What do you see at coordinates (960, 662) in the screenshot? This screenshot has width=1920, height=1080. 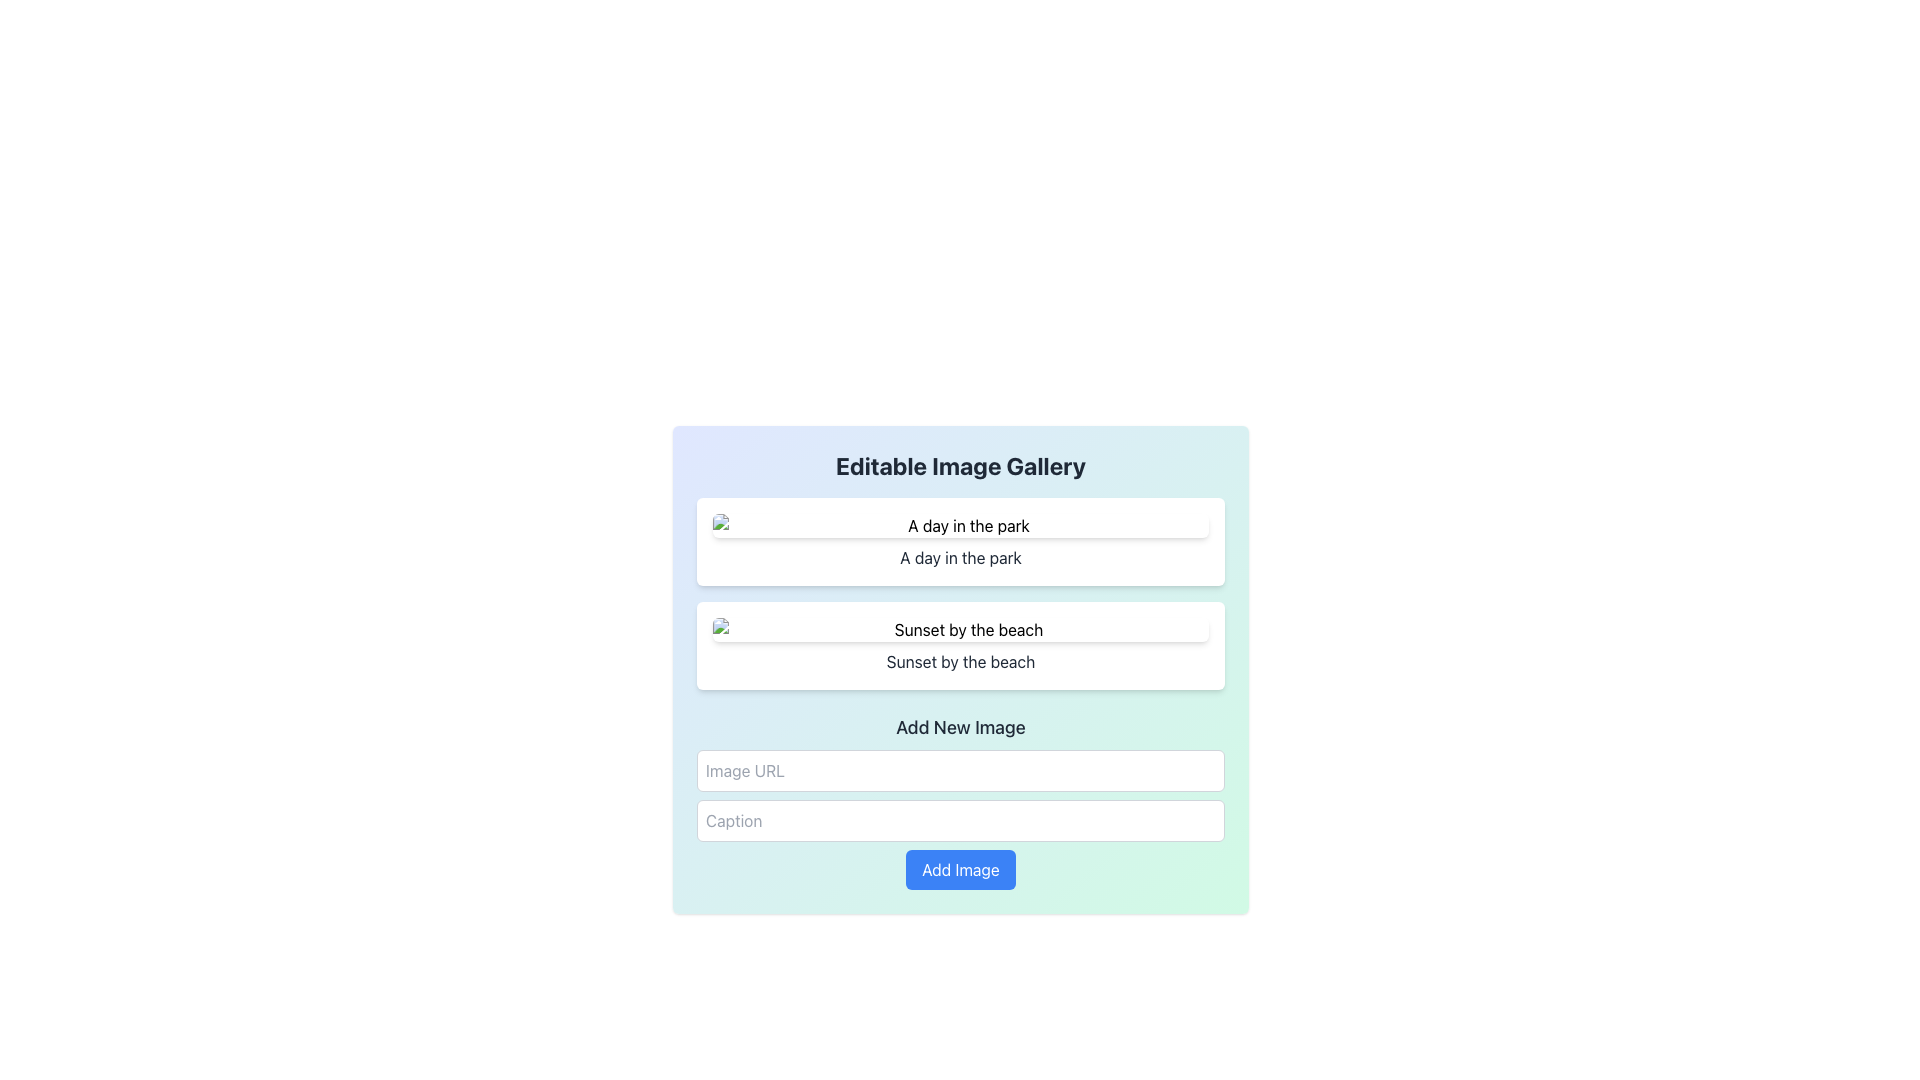 I see `the clickable text label 'Sunset by the beach' located in the second card of the 'Editable Image Gallery'` at bounding box center [960, 662].